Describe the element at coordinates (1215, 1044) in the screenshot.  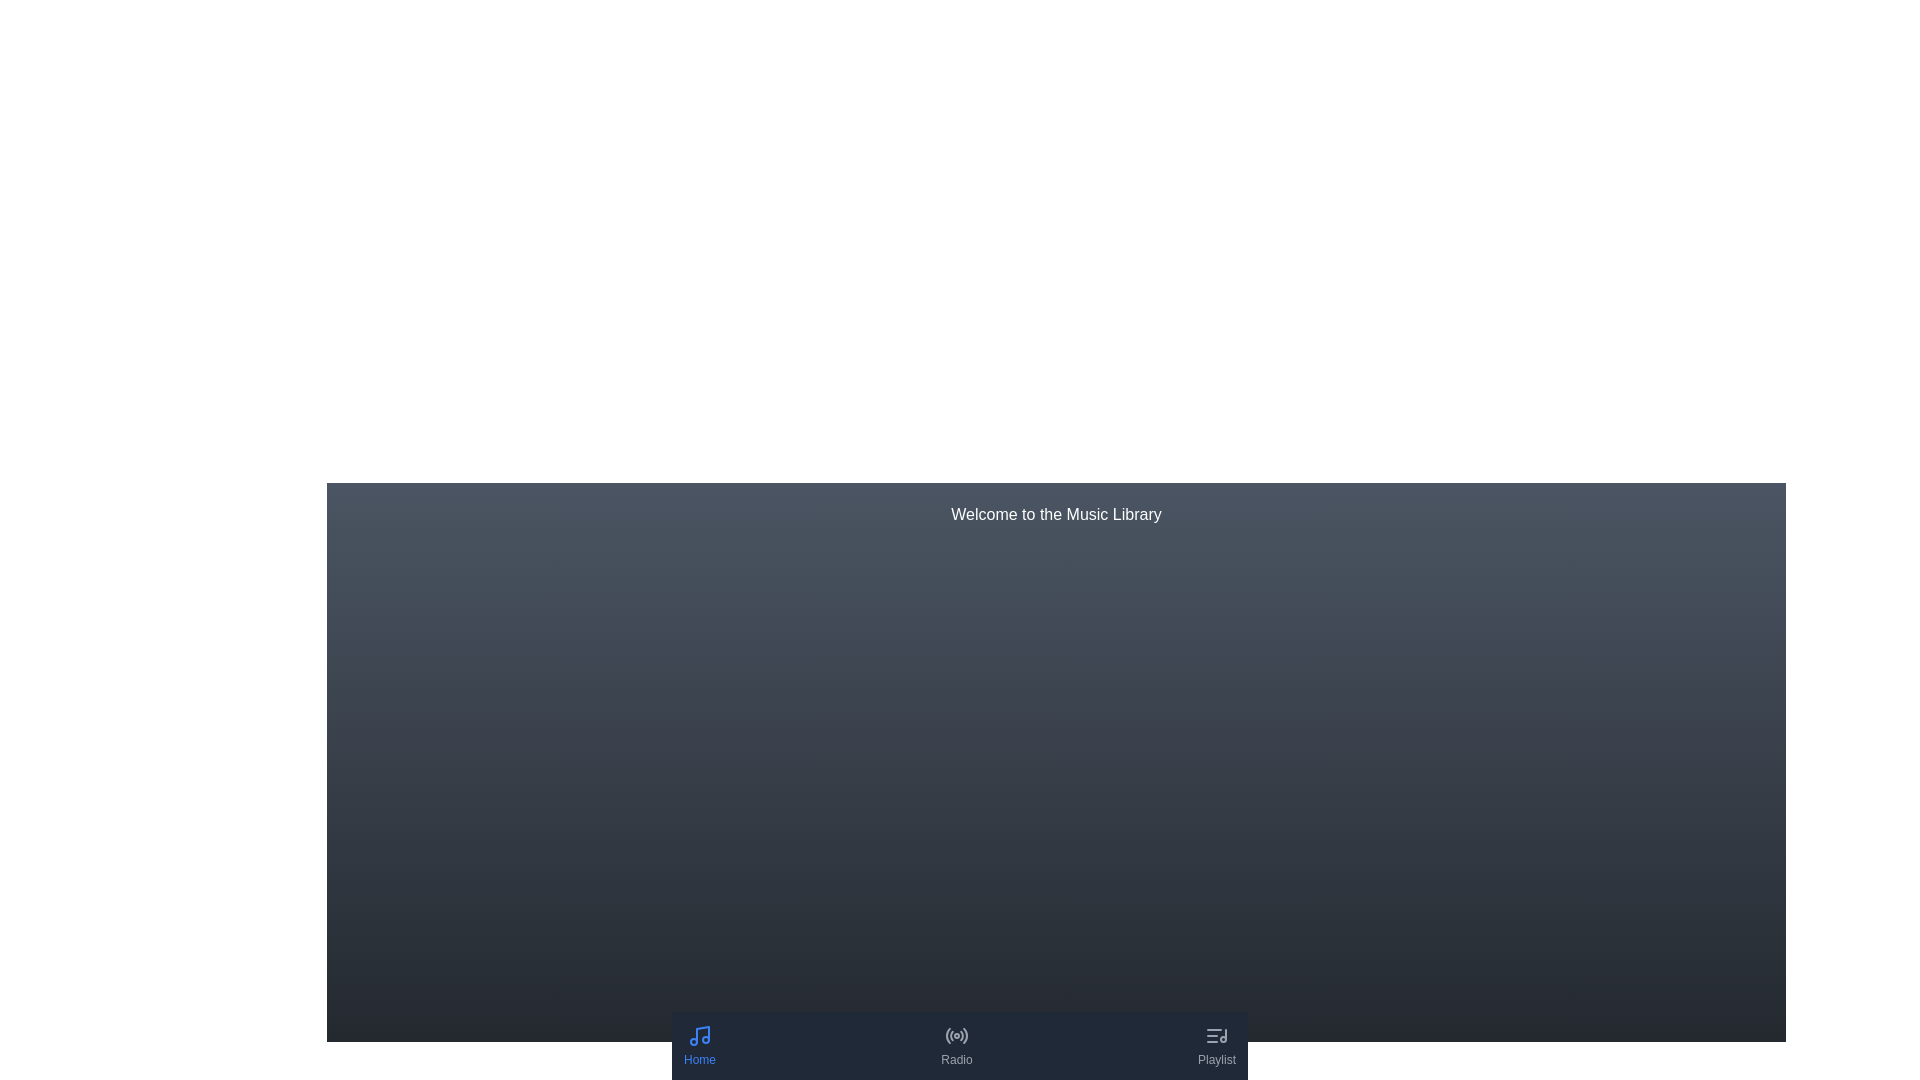
I see `the 'Playlist' navigation button located at the bottom-right corner of the interface` at that location.